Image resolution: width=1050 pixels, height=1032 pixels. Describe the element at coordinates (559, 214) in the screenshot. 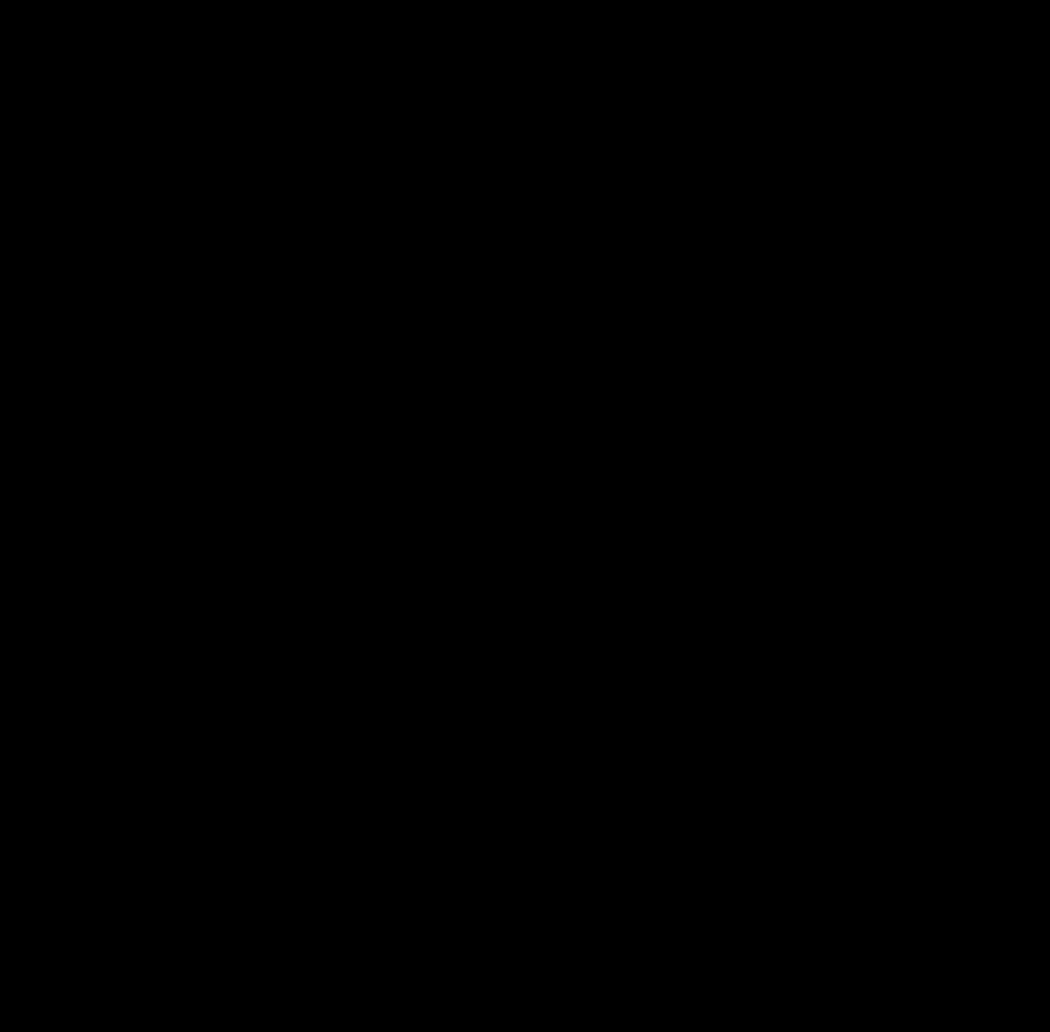

I see `'"Great team of professionals! They were quick, reliable, ready to ask and answer any questions needed to bring our brand to life. Will partner with them again in the future!"'` at that location.